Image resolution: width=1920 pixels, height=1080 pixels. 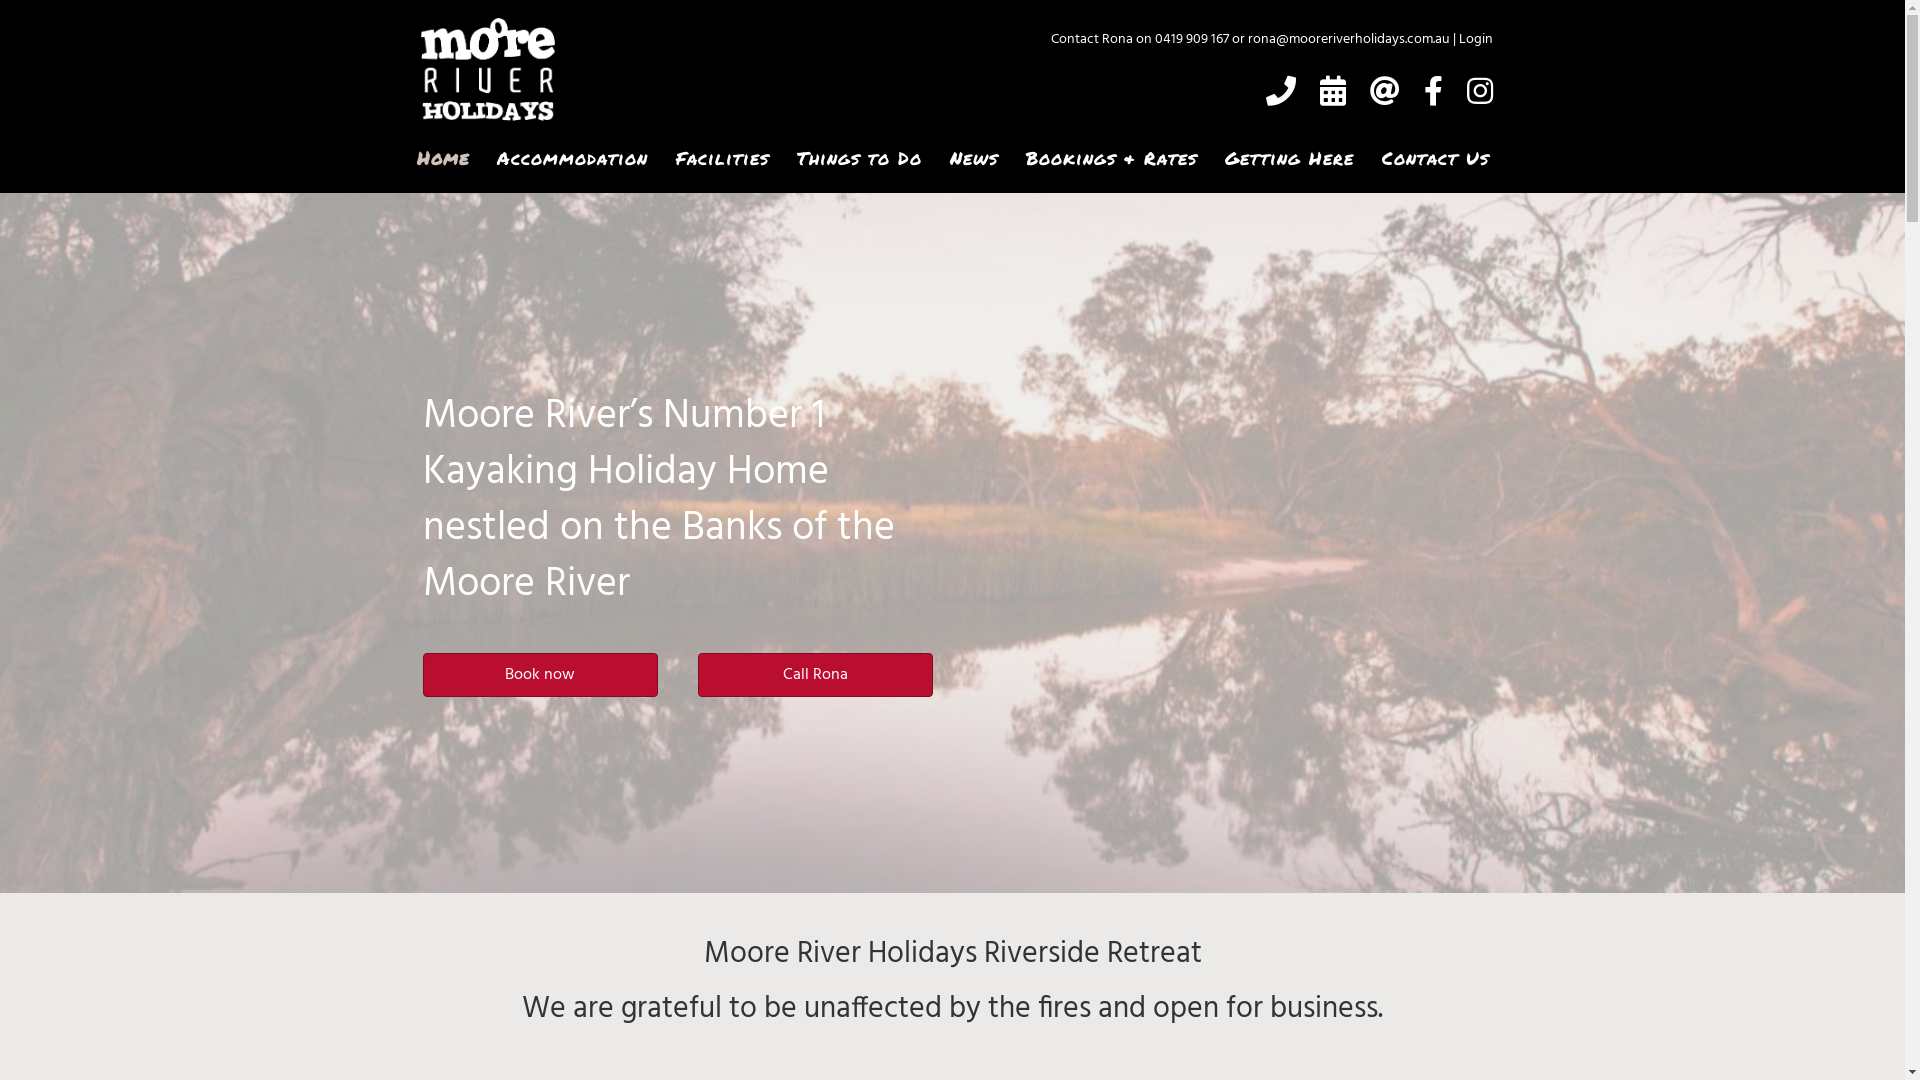 What do you see at coordinates (1109, 157) in the screenshot?
I see `'Bookings & Rates'` at bounding box center [1109, 157].